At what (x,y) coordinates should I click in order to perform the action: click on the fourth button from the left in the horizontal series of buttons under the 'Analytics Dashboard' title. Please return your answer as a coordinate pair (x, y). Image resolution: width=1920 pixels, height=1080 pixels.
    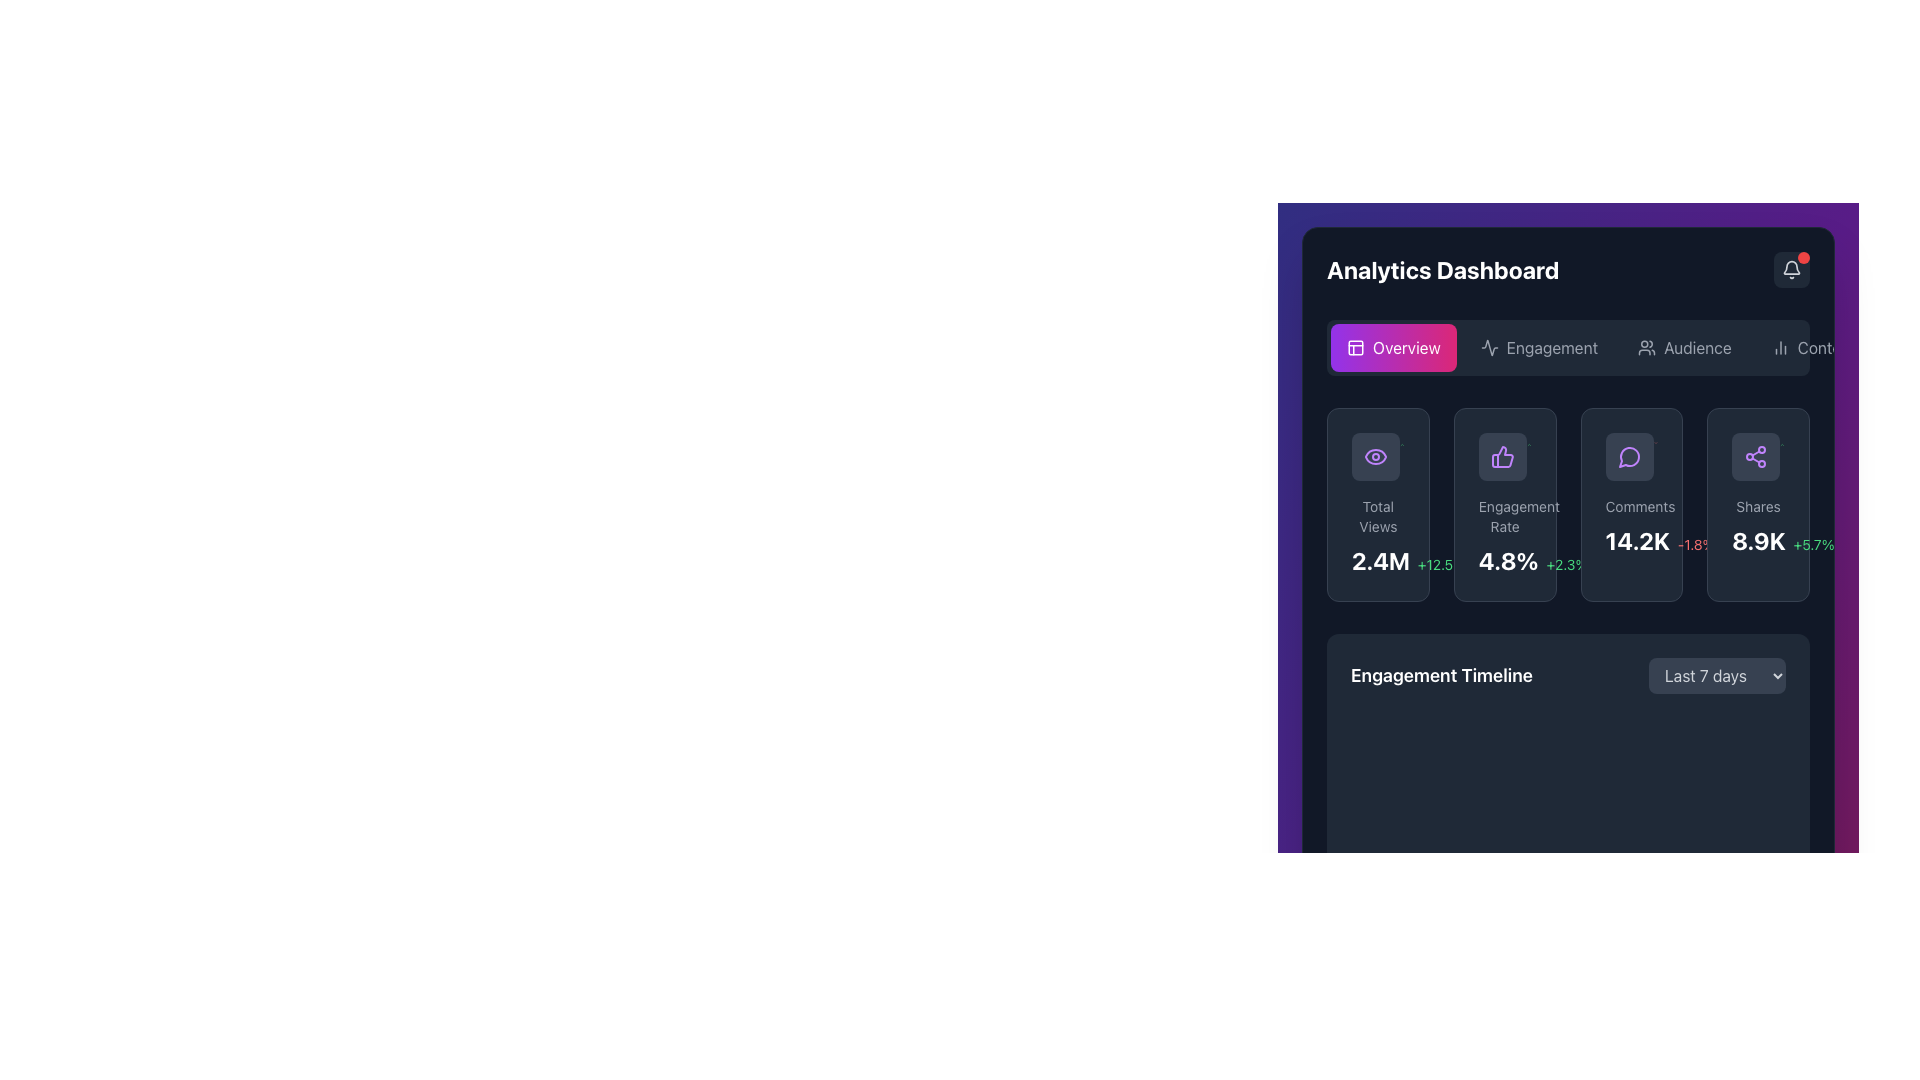
    Looking at the image, I should click on (1755, 456).